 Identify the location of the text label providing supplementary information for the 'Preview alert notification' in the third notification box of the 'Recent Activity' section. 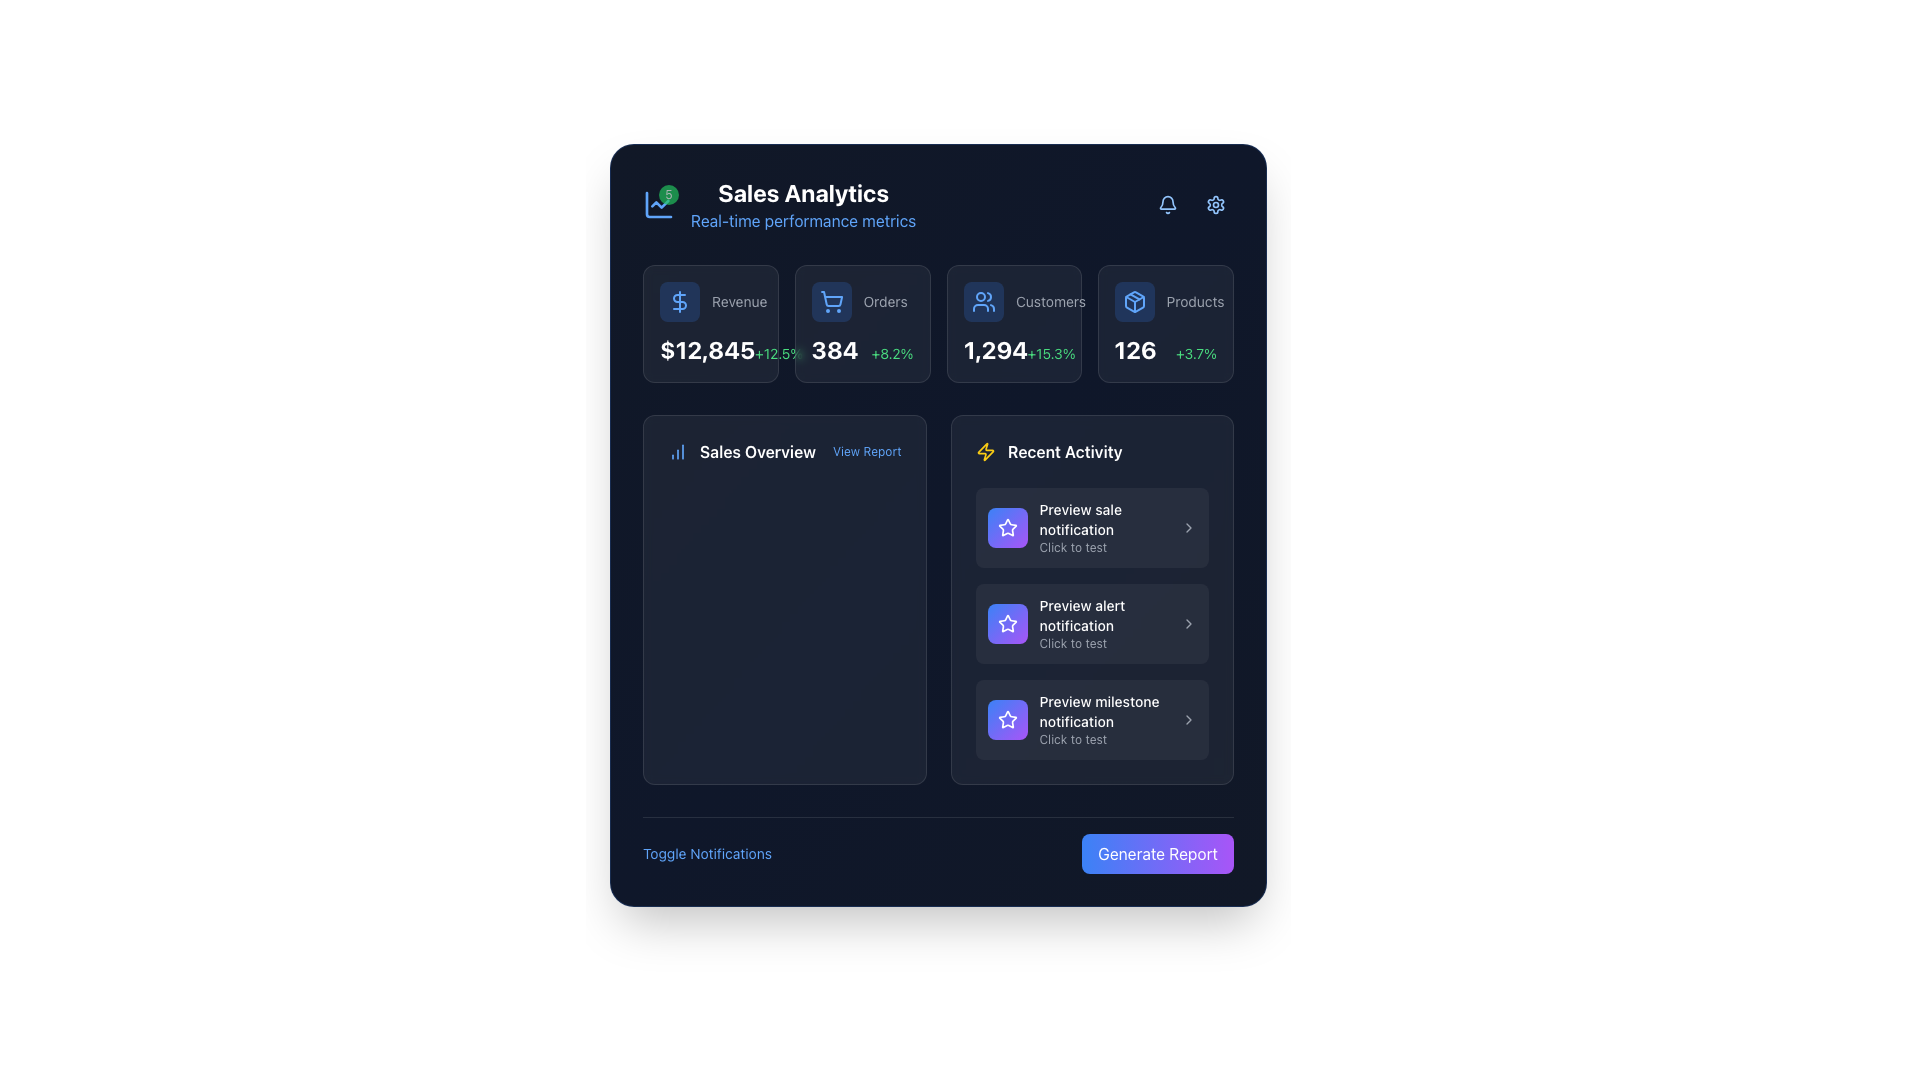
(1103, 644).